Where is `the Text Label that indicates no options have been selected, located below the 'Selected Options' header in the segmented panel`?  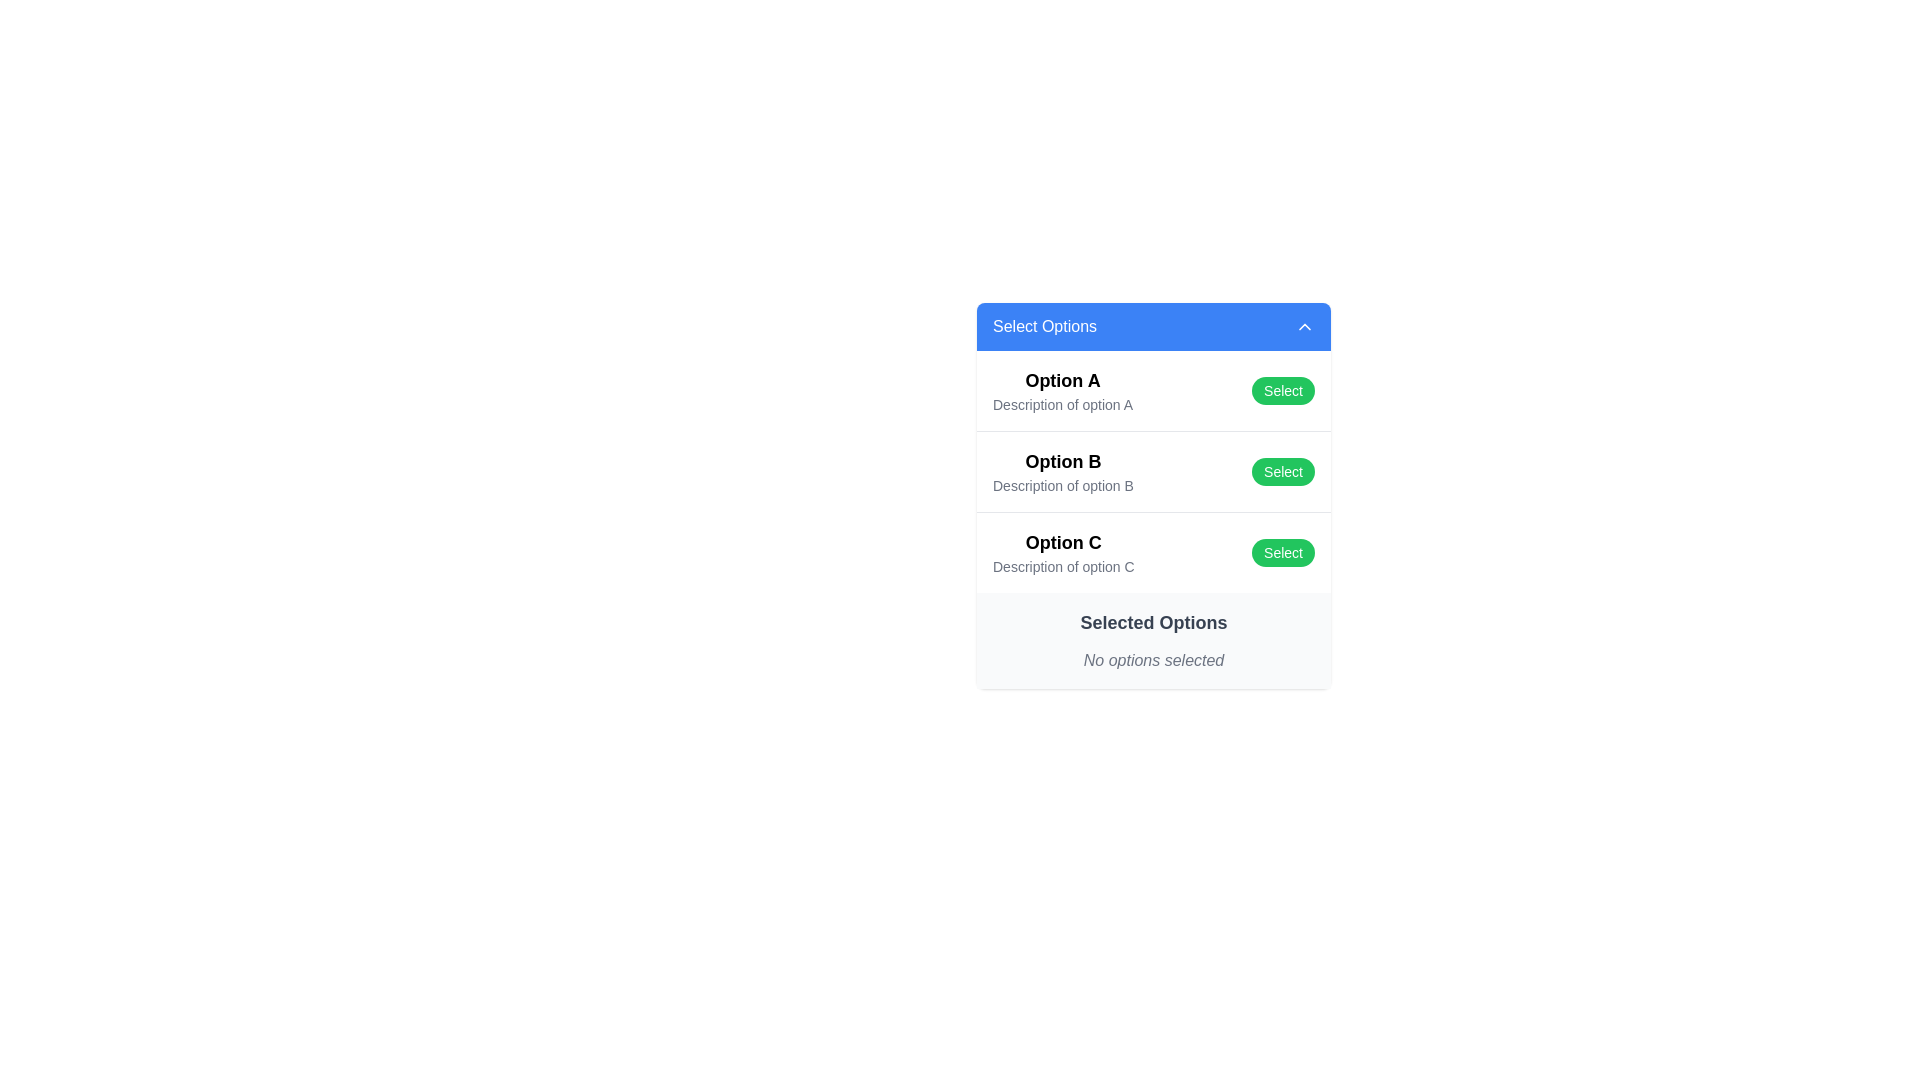 the Text Label that indicates no options have been selected, located below the 'Selected Options' header in the segmented panel is located at coordinates (1153, 660).